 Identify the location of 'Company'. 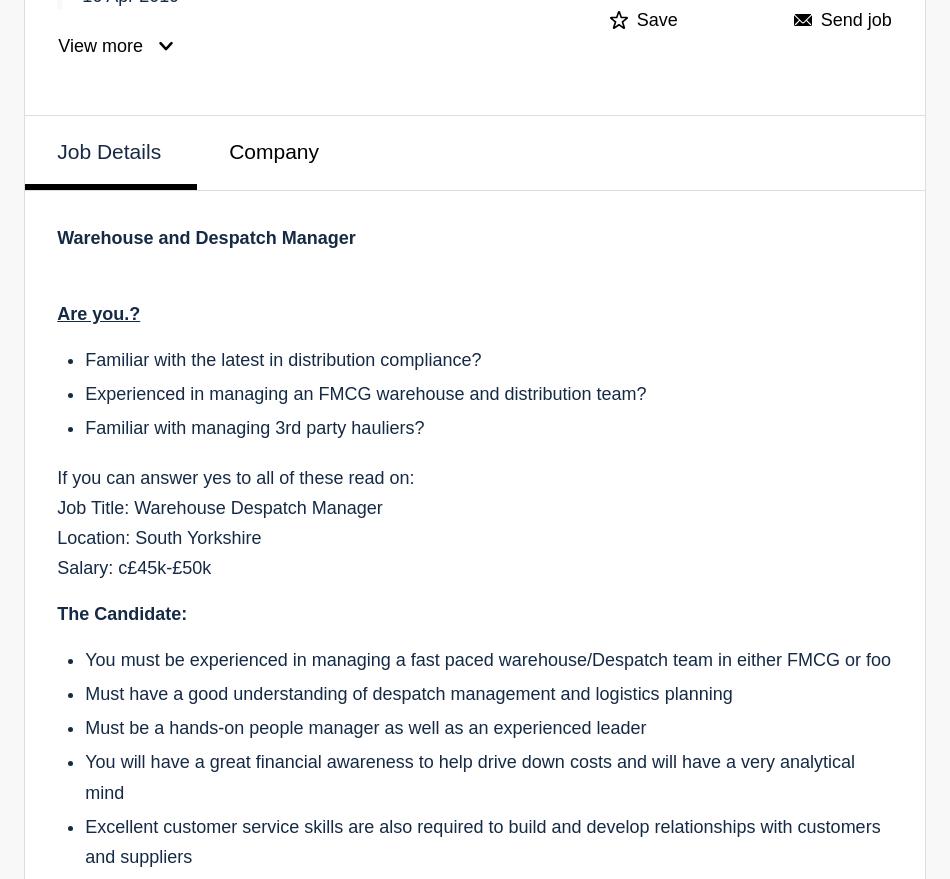
(272, 150).